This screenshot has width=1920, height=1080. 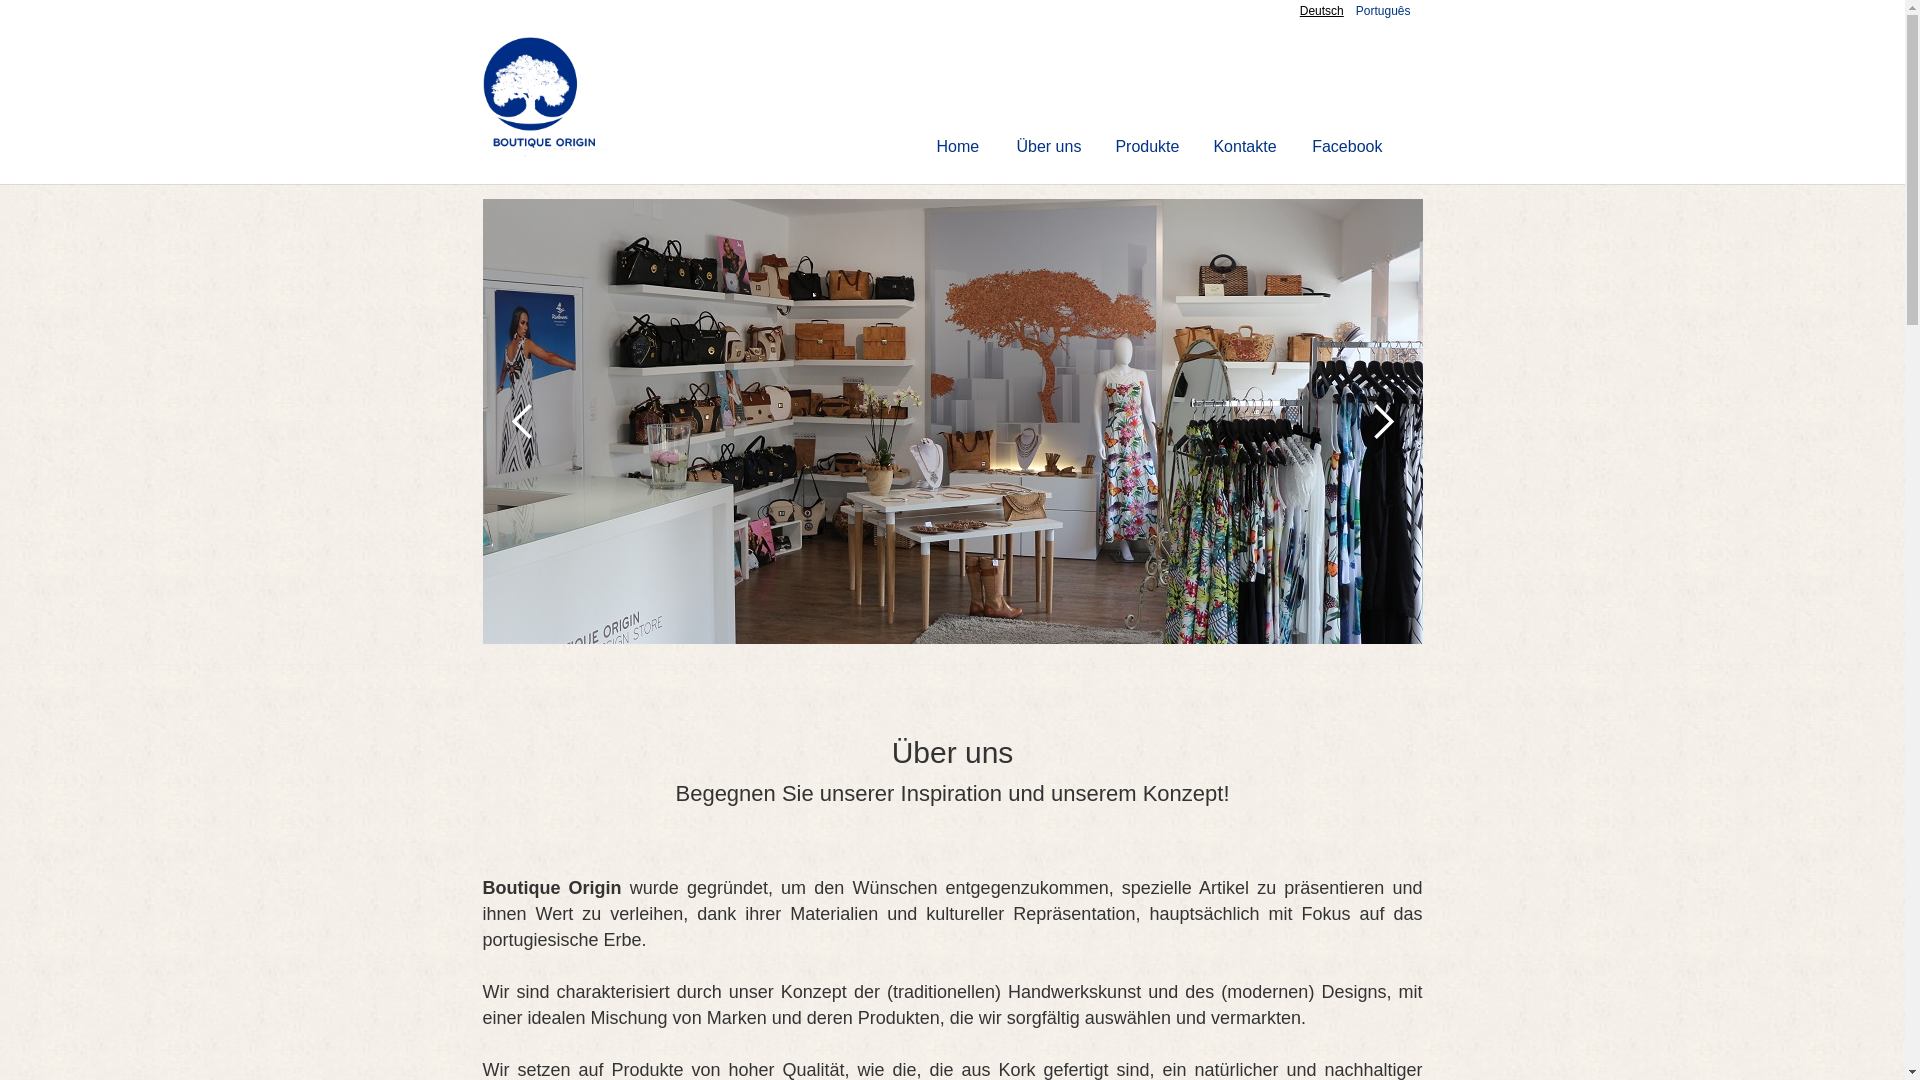 I want to click on 'Kontakte', so click(x=1243, y=145).